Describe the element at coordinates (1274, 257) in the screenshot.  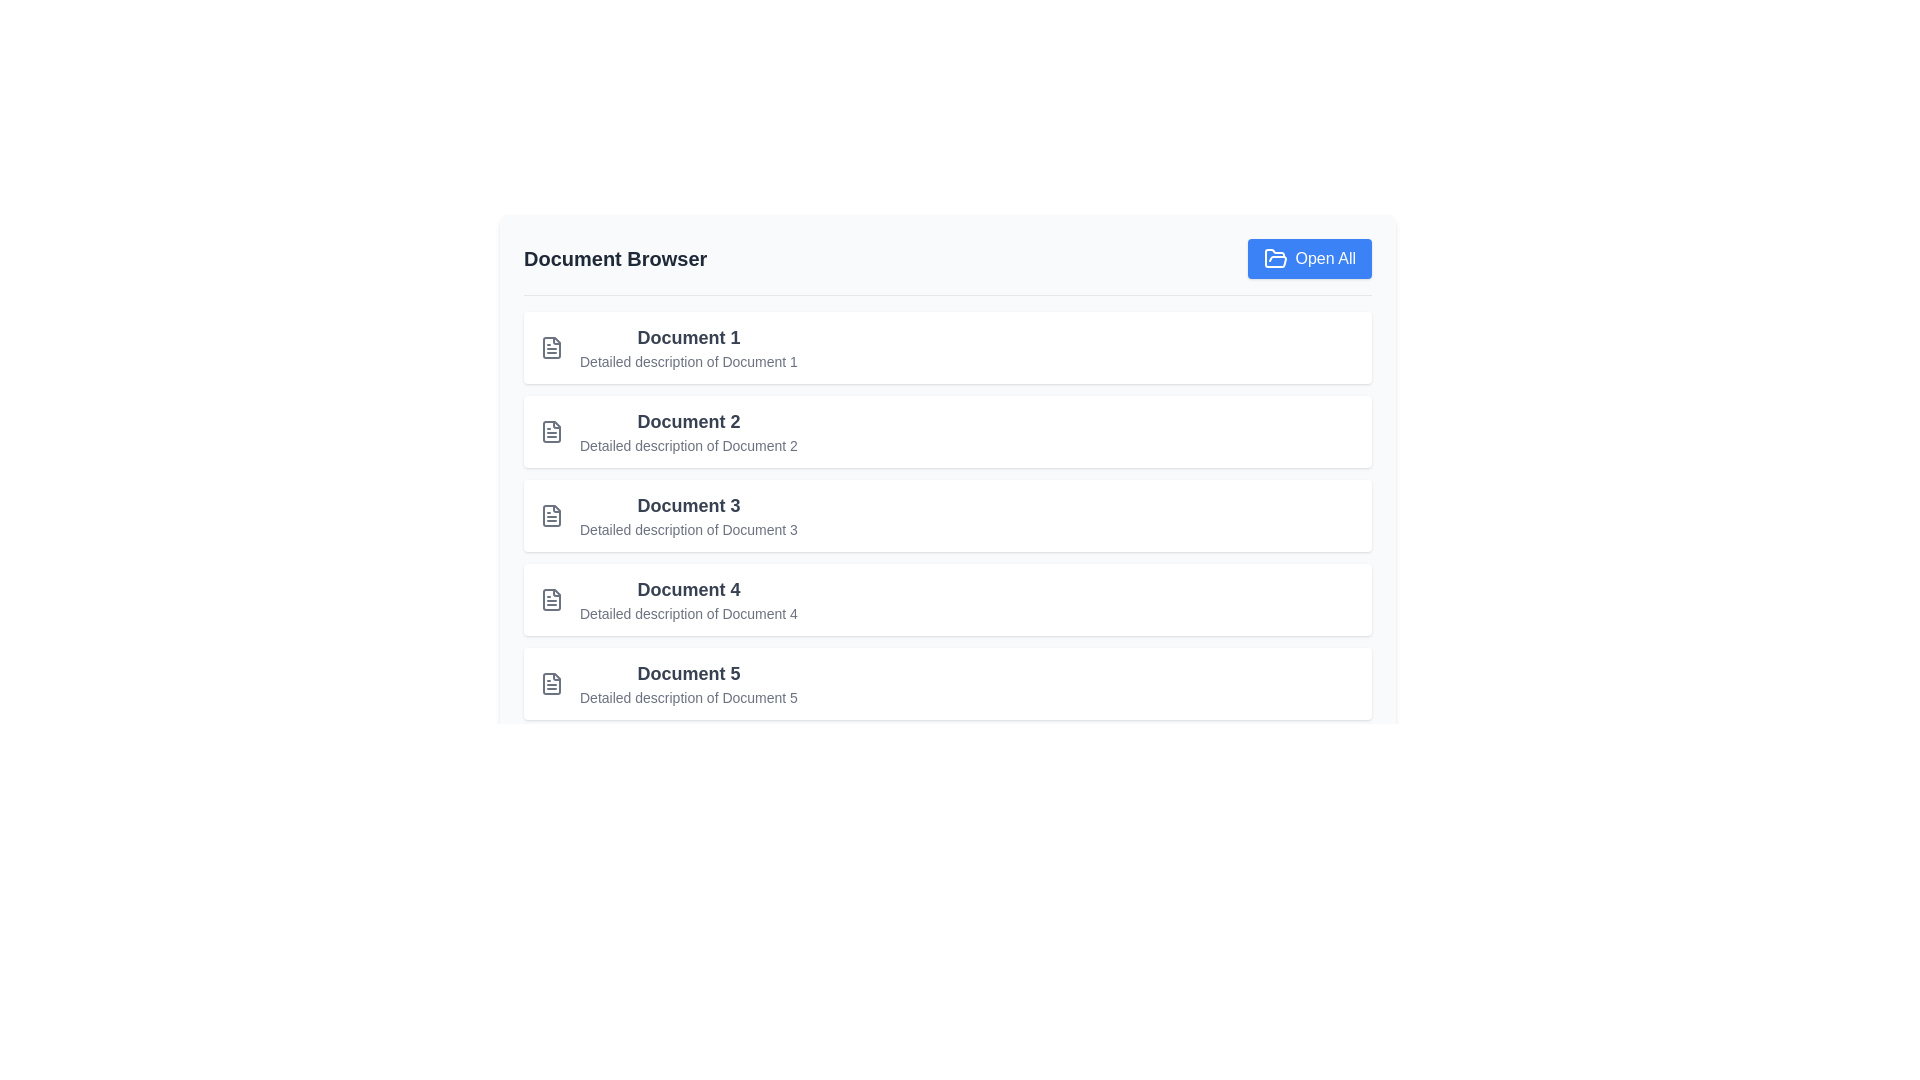
I see `the open folder icon located in the top-right corner of the interface, within the 'Open All' button, positioned to the left of the text label` at that location.